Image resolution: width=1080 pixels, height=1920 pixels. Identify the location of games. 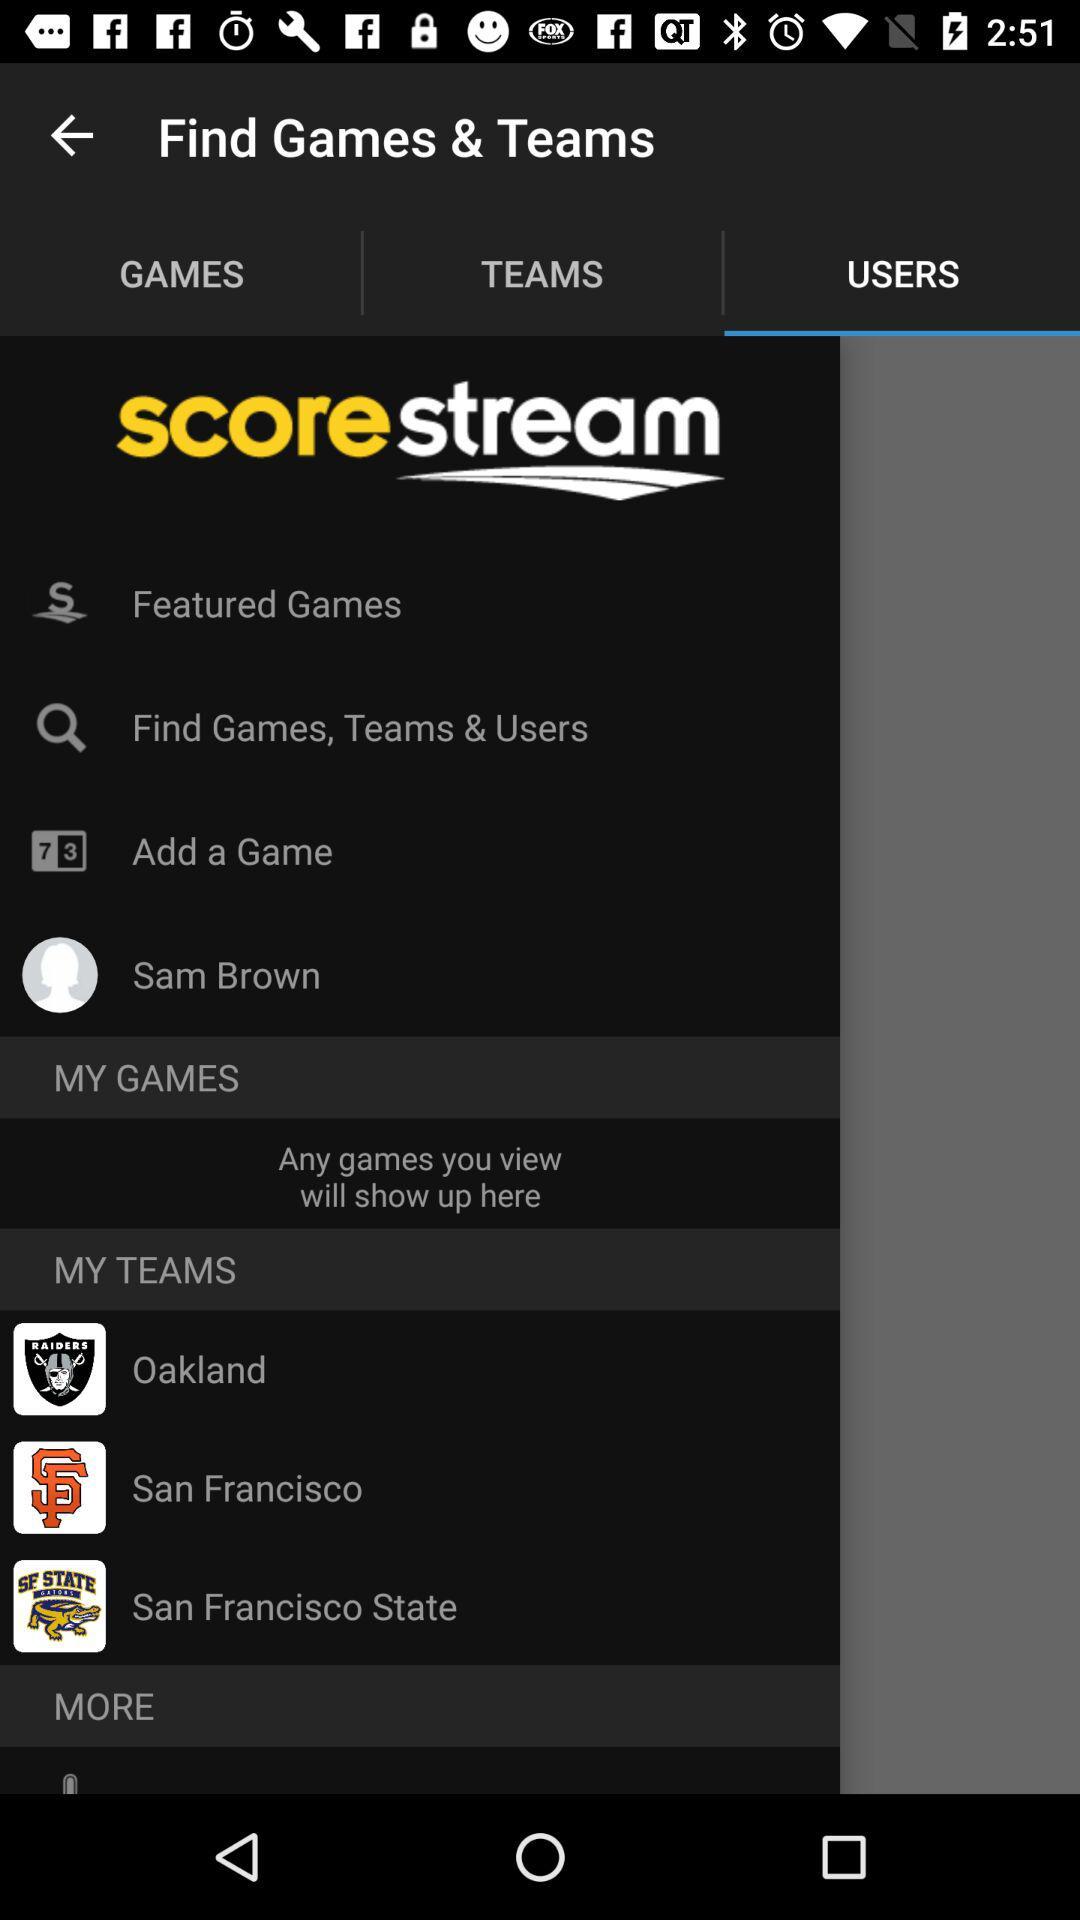
(181, 272).